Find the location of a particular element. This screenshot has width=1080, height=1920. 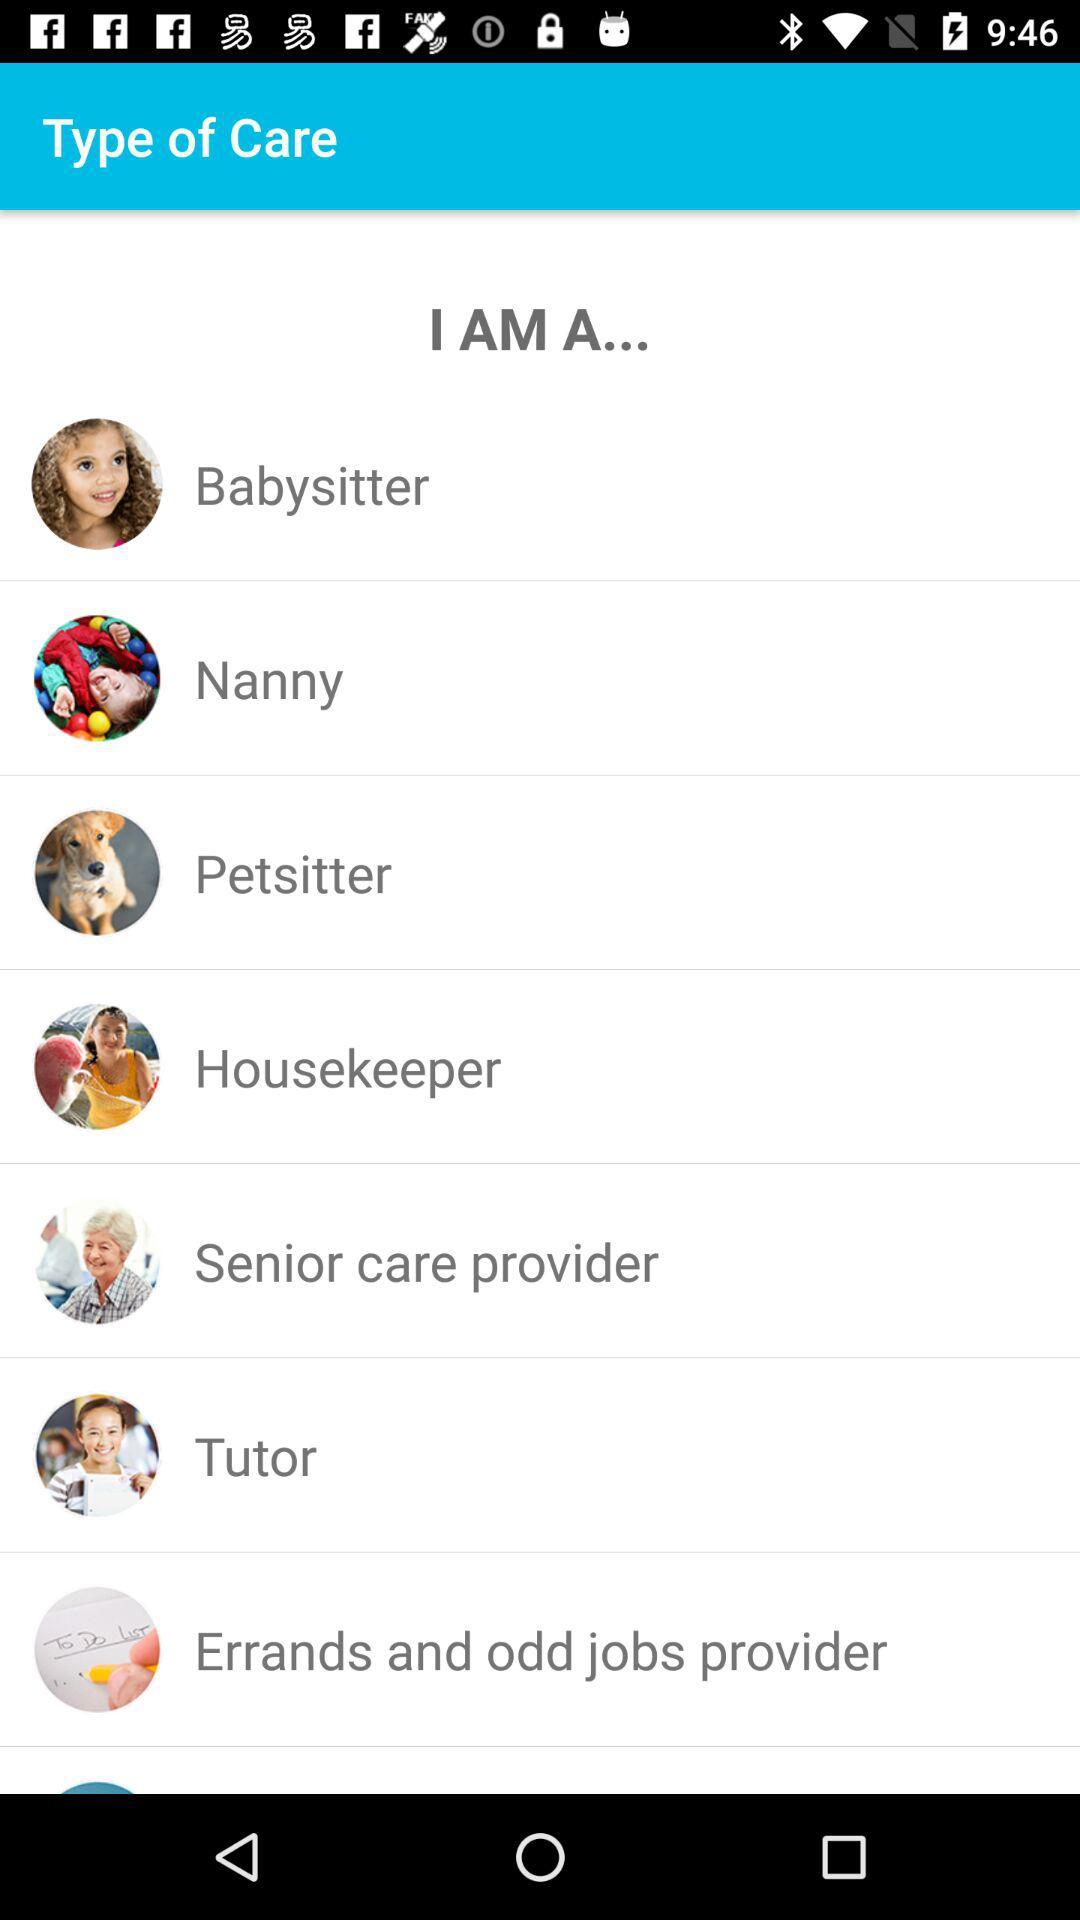

the tutor icon is located at coordinates (254, 1455).